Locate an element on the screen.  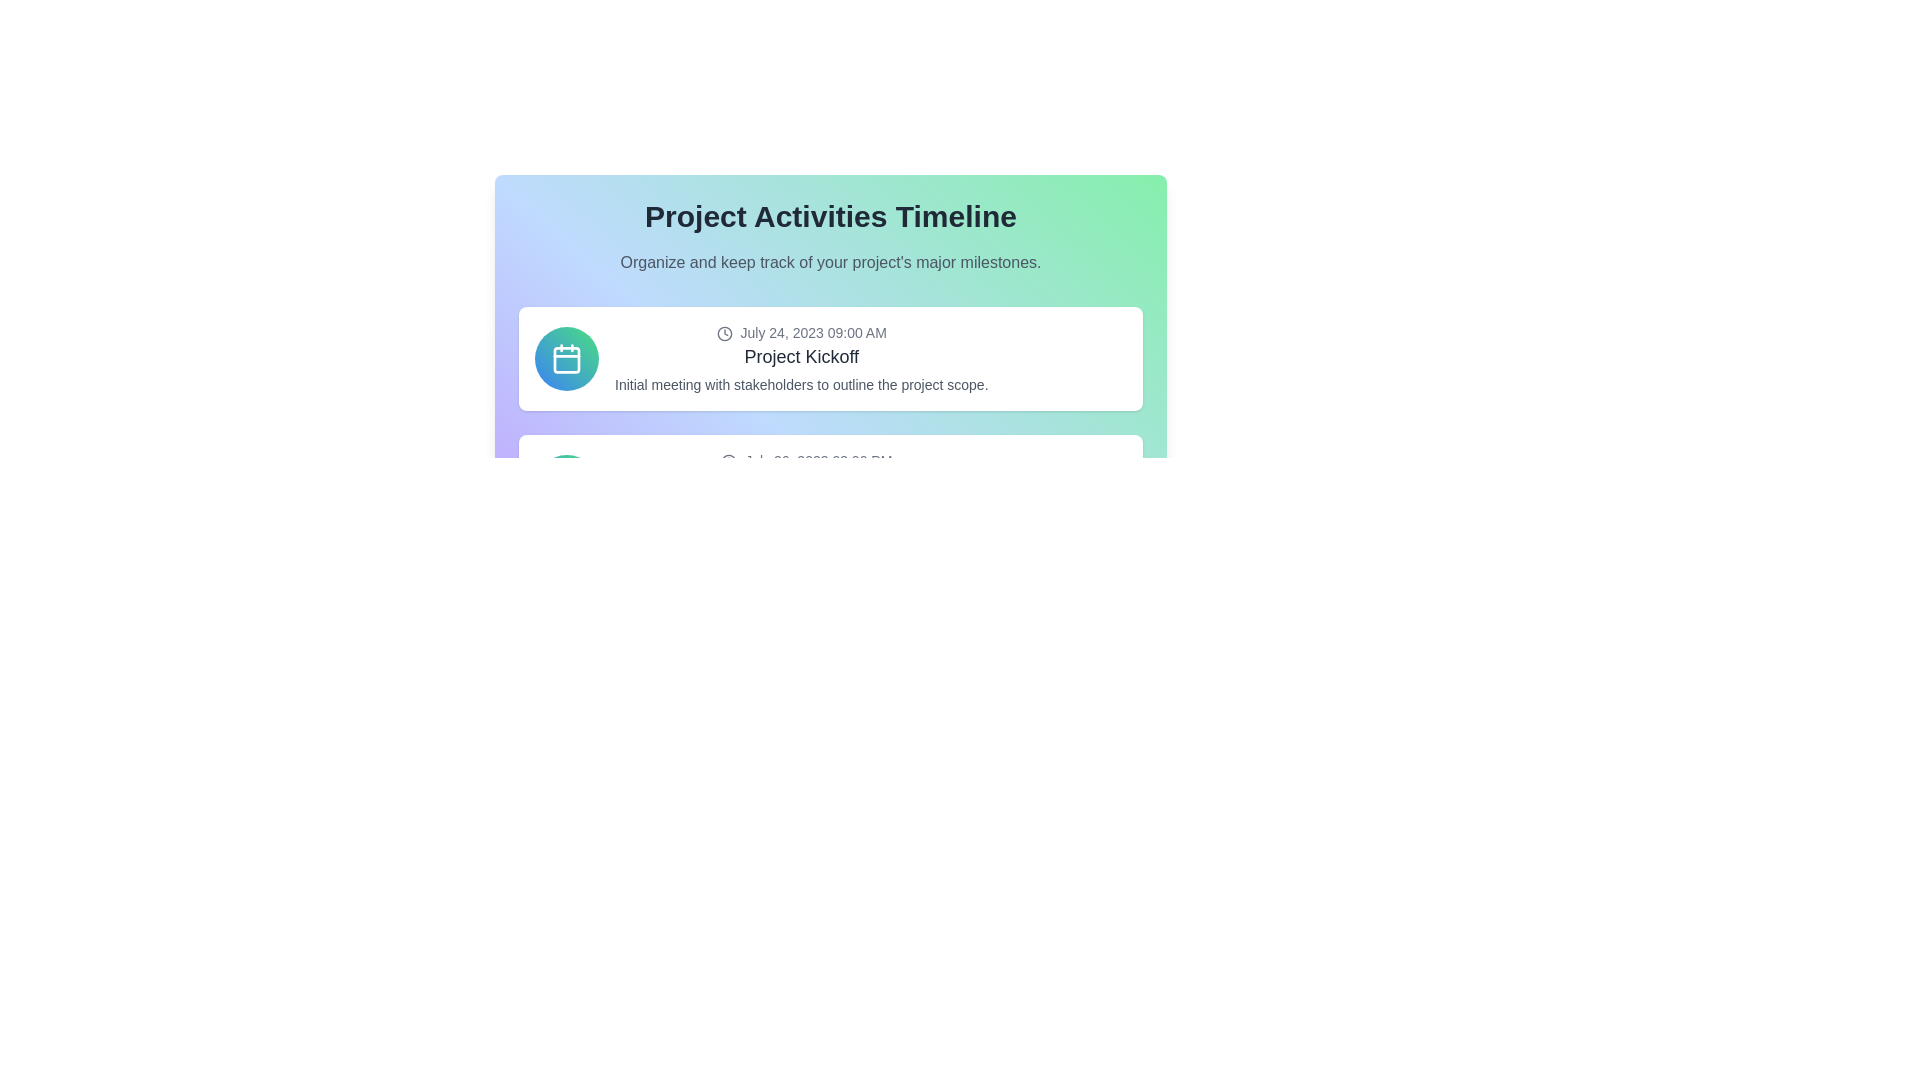
the text label that serves as the title for the project activities timeline, located near the top-center of the interface is located at coordinates (830, 216).